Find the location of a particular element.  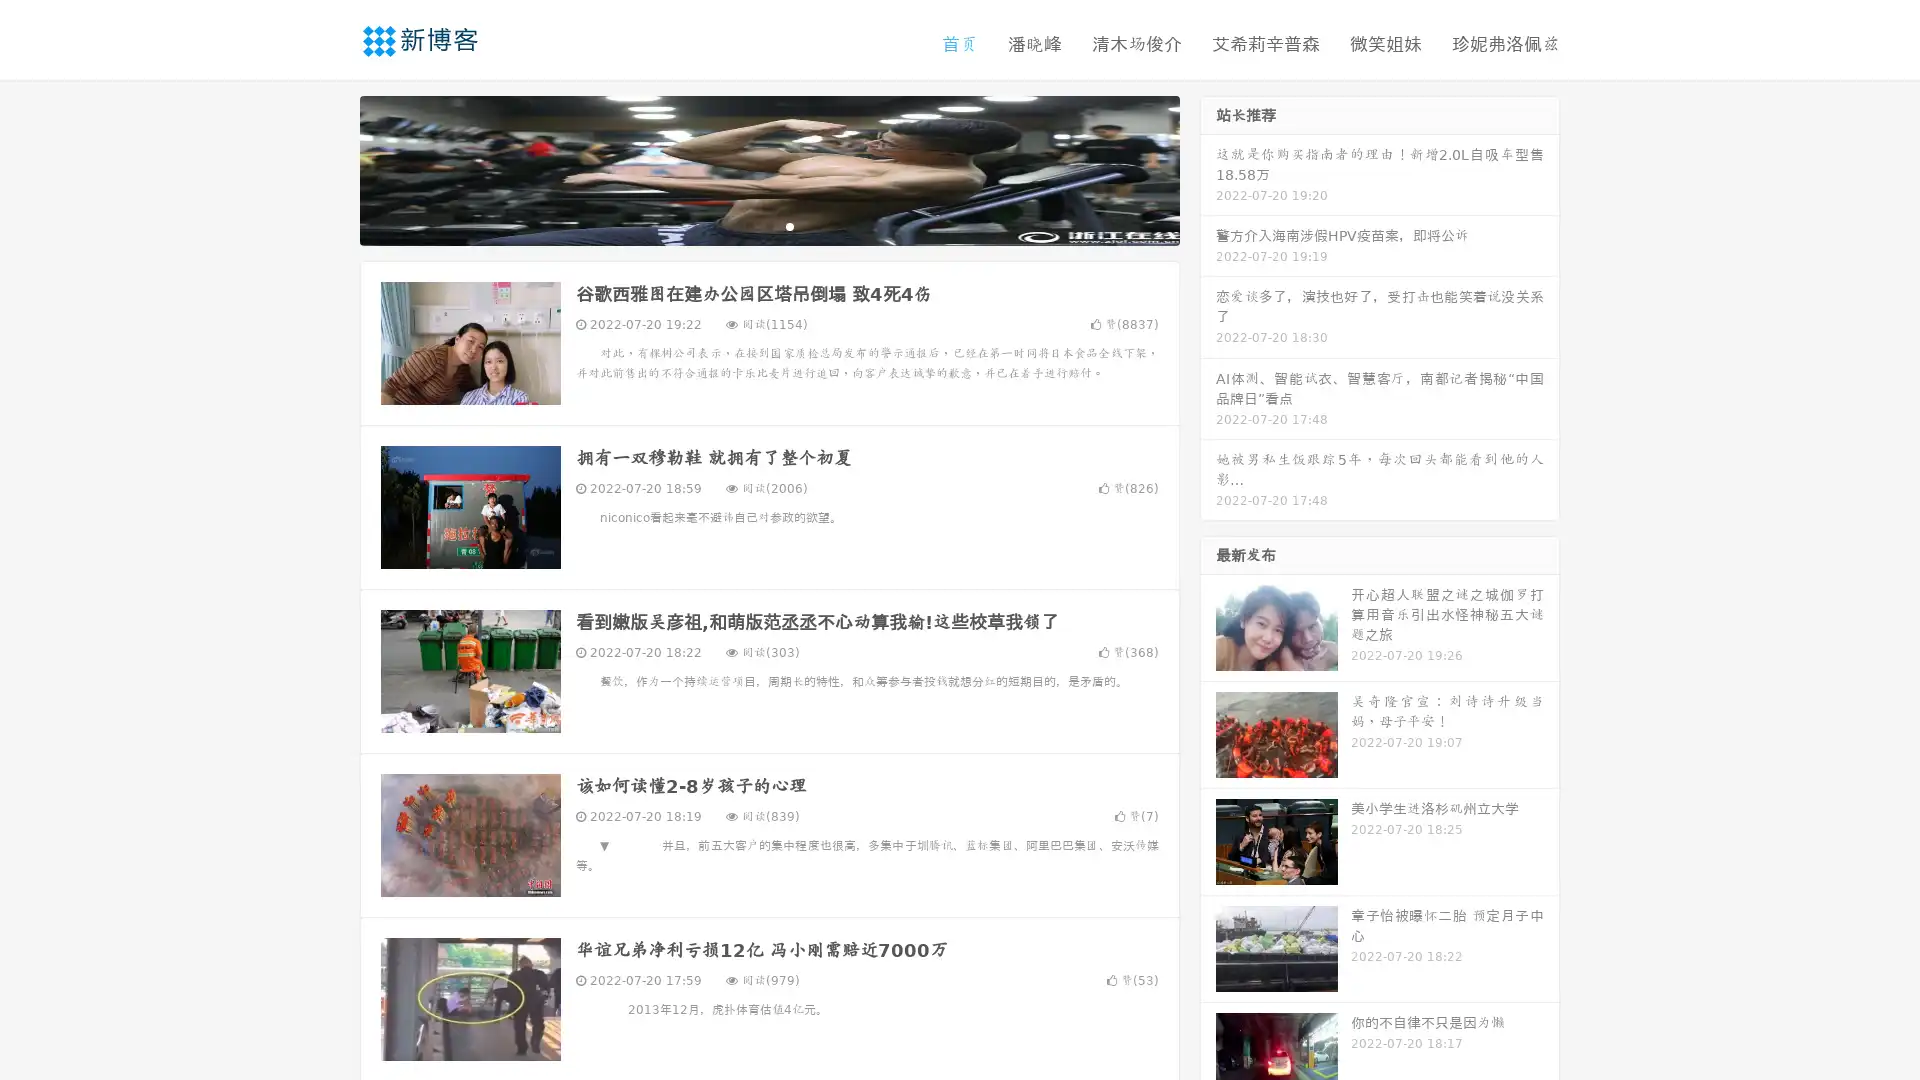

Go to slide 2 is located at coordinates (768, 225).